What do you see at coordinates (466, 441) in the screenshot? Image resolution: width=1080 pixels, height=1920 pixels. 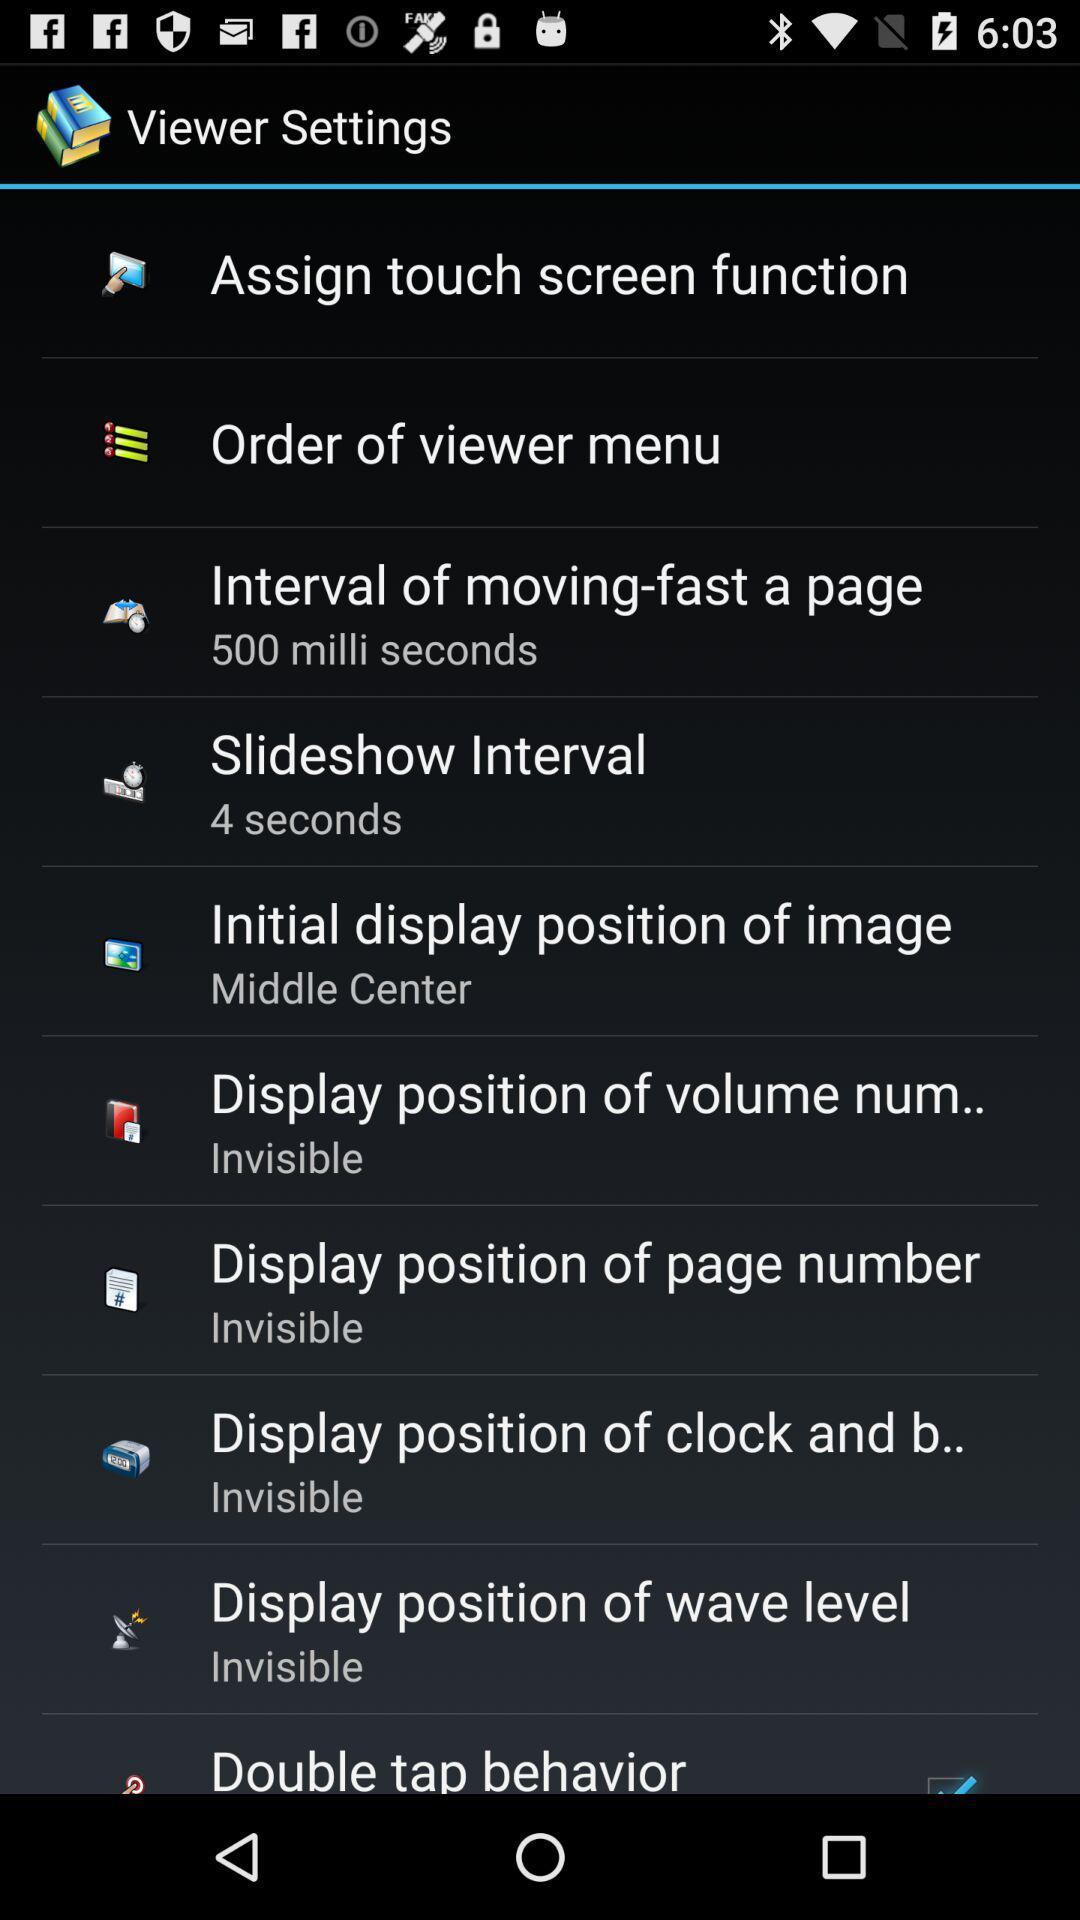 I see `the order of viewer icon` at bounding box center [466, 441].